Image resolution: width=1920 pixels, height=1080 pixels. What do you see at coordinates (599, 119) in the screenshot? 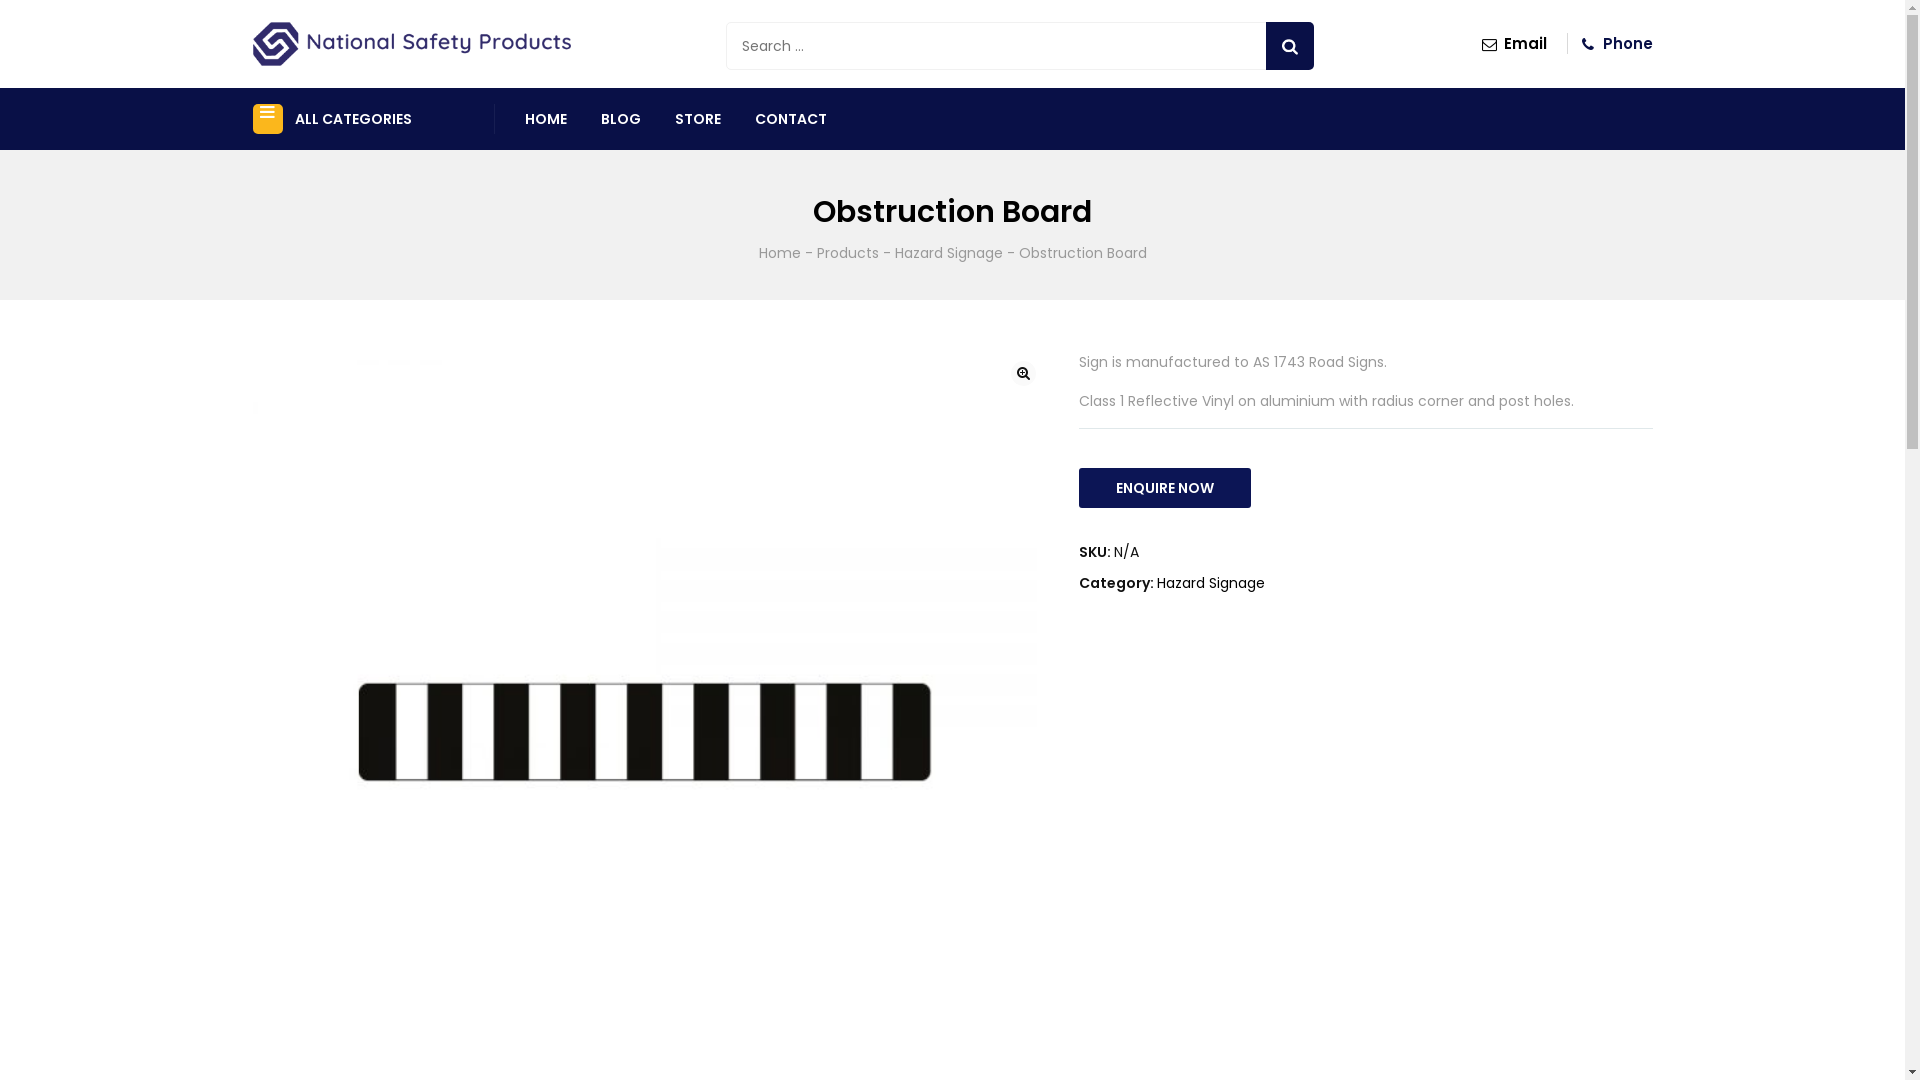
I see `'BLOG'` at bounding box center [599, 119].